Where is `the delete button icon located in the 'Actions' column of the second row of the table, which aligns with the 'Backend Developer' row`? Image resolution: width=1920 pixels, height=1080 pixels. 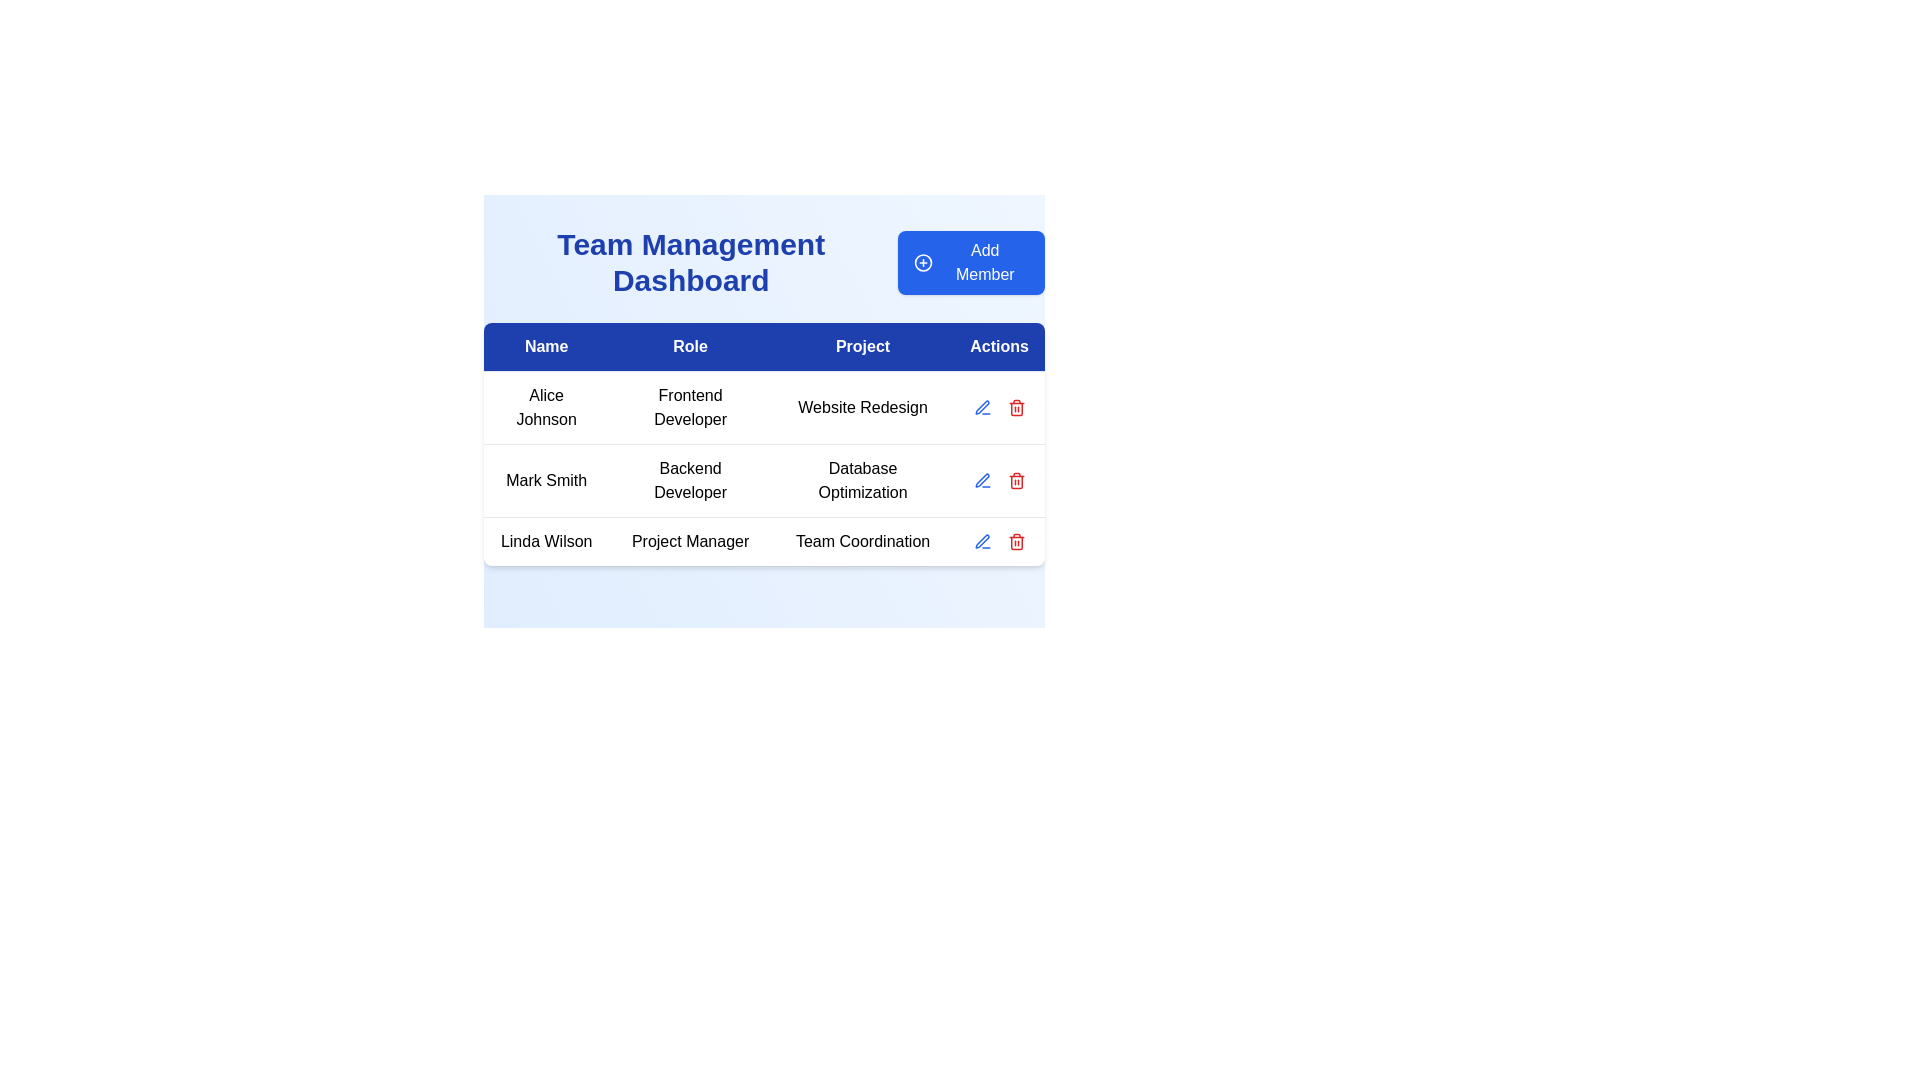
the delete button icon located in the 'Actions' column of the second row of the table, which aligns with the 'Backend Developer' row is located at coordinates (1016, 481).